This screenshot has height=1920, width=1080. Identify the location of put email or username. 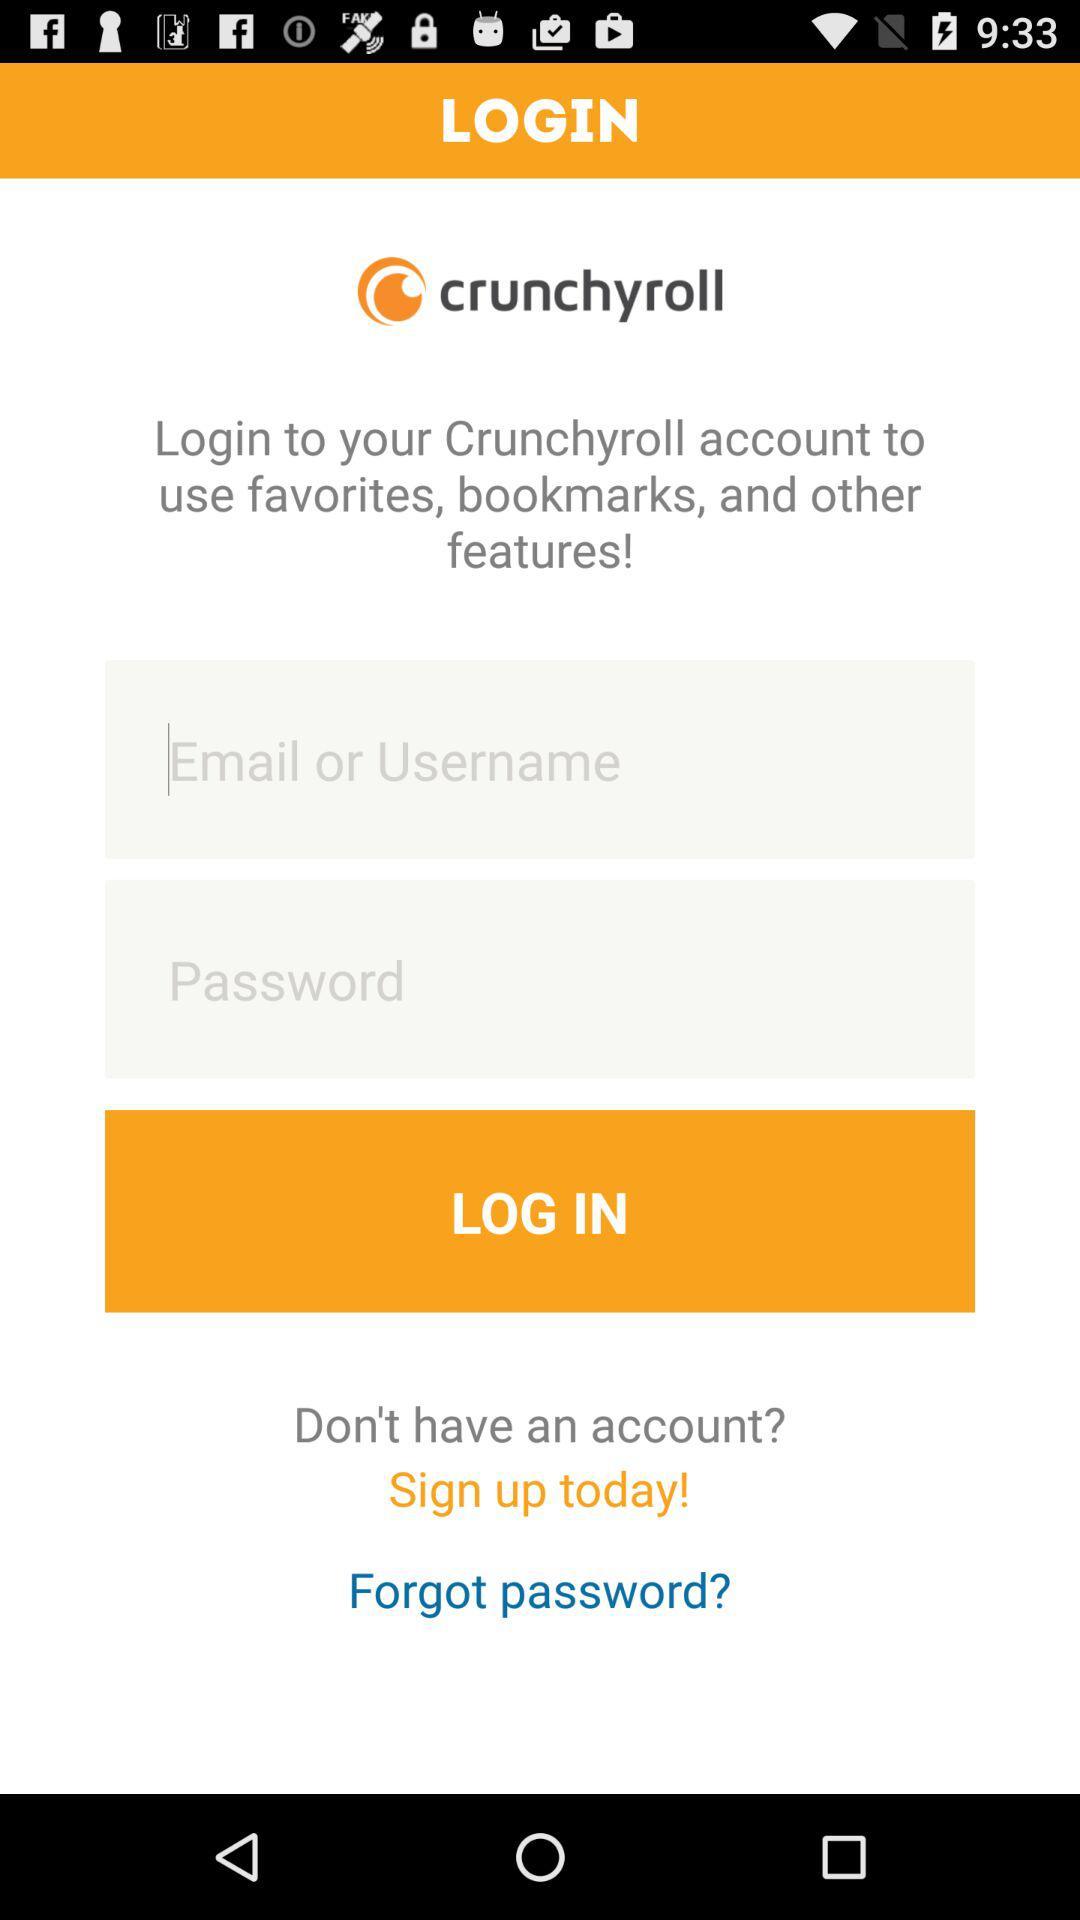
(540, 758).